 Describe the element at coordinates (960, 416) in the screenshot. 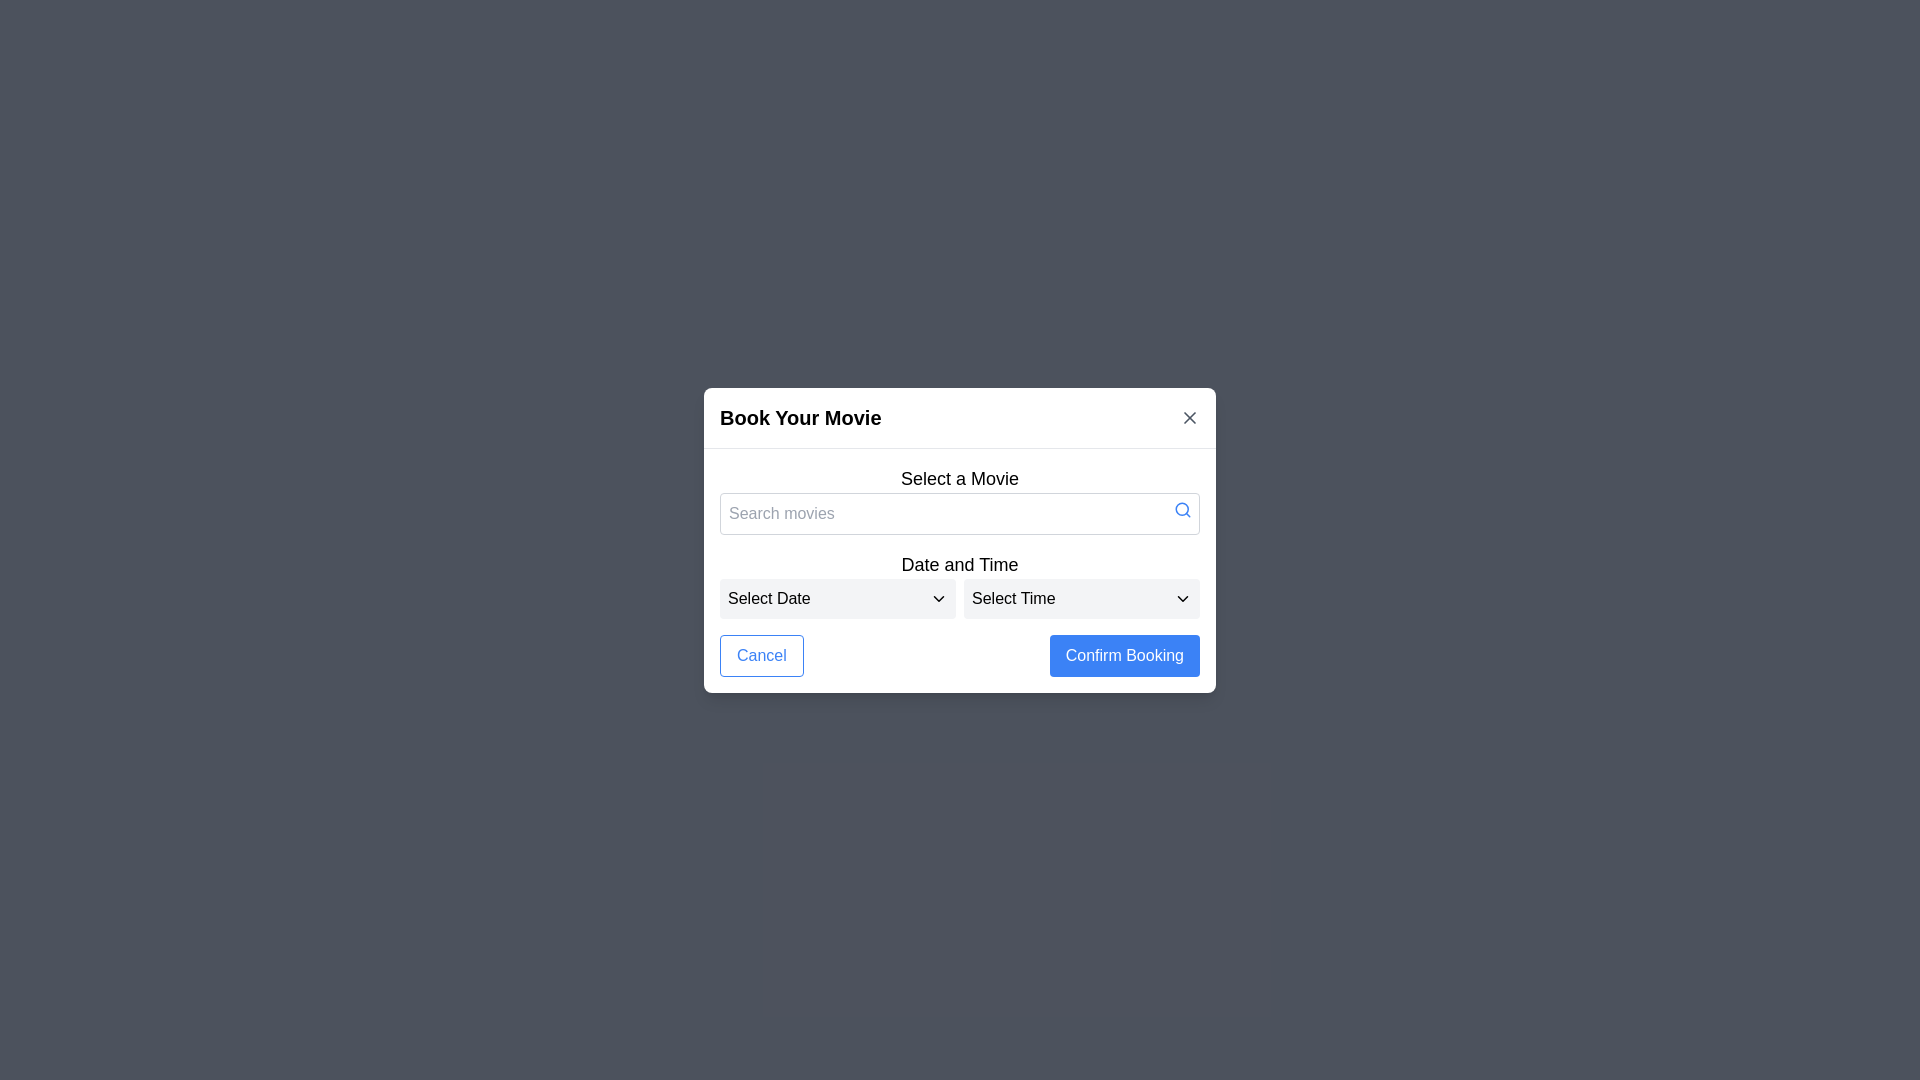

I see `the header element of the modal dialog box, which indicates the context of booking a movie` at that location.